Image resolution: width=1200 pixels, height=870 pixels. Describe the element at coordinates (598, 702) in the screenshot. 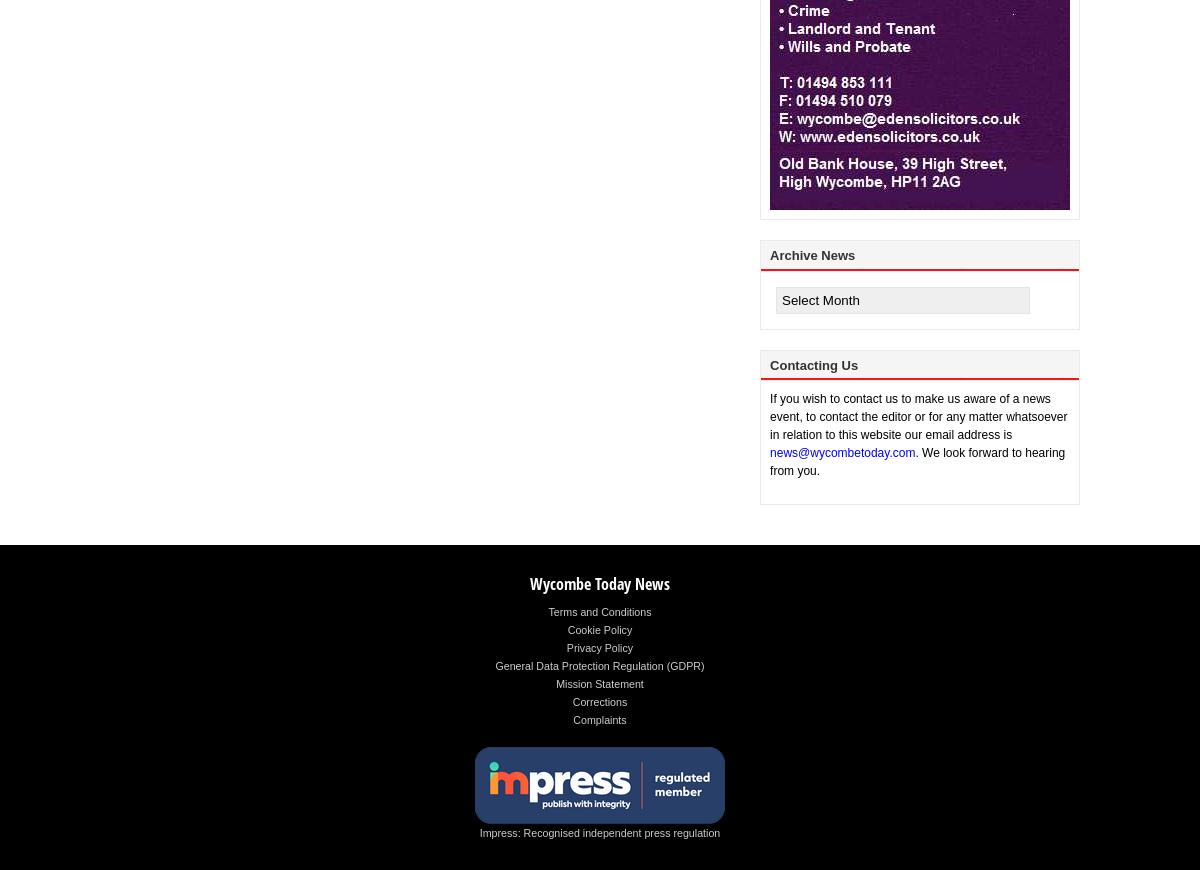

I see `'Corrections'` at that location.